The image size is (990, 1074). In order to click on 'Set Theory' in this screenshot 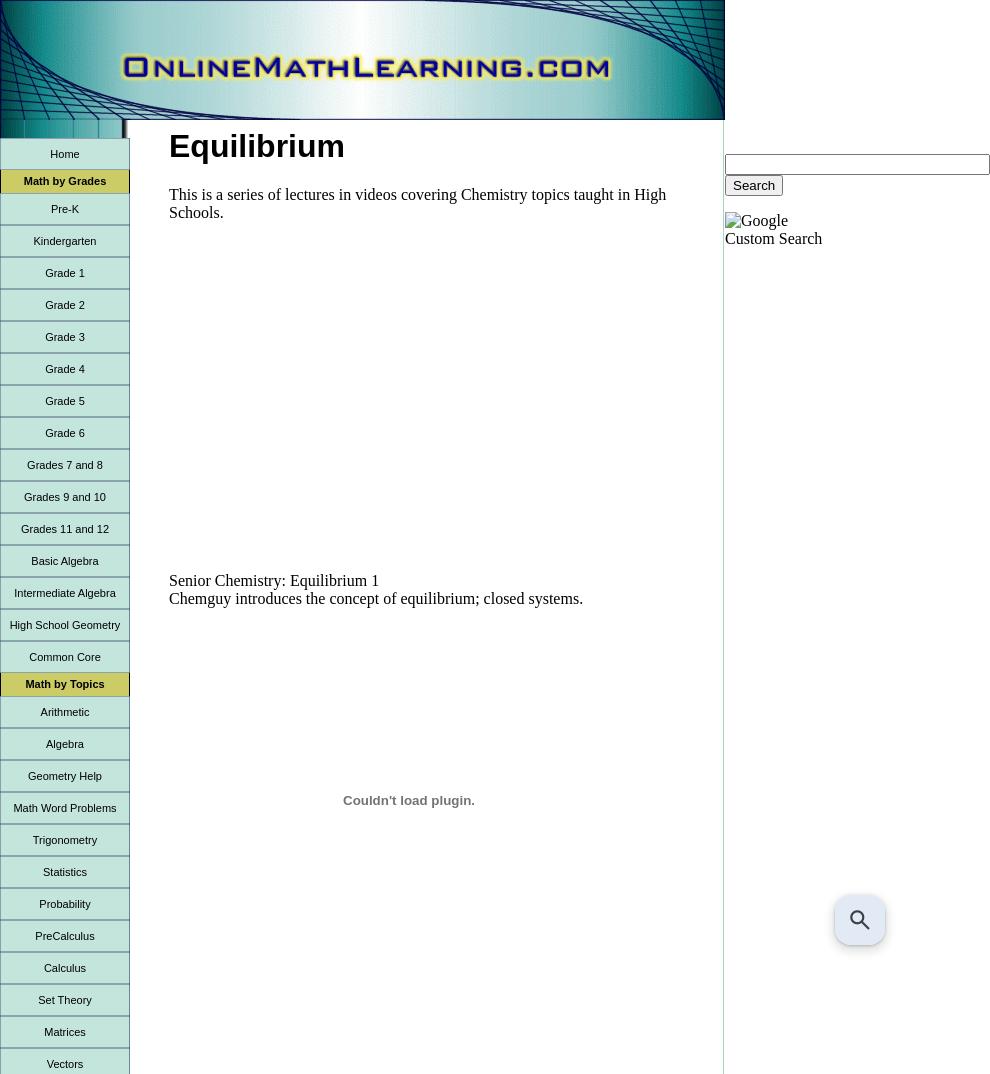, I will do `click(37, 999)`.